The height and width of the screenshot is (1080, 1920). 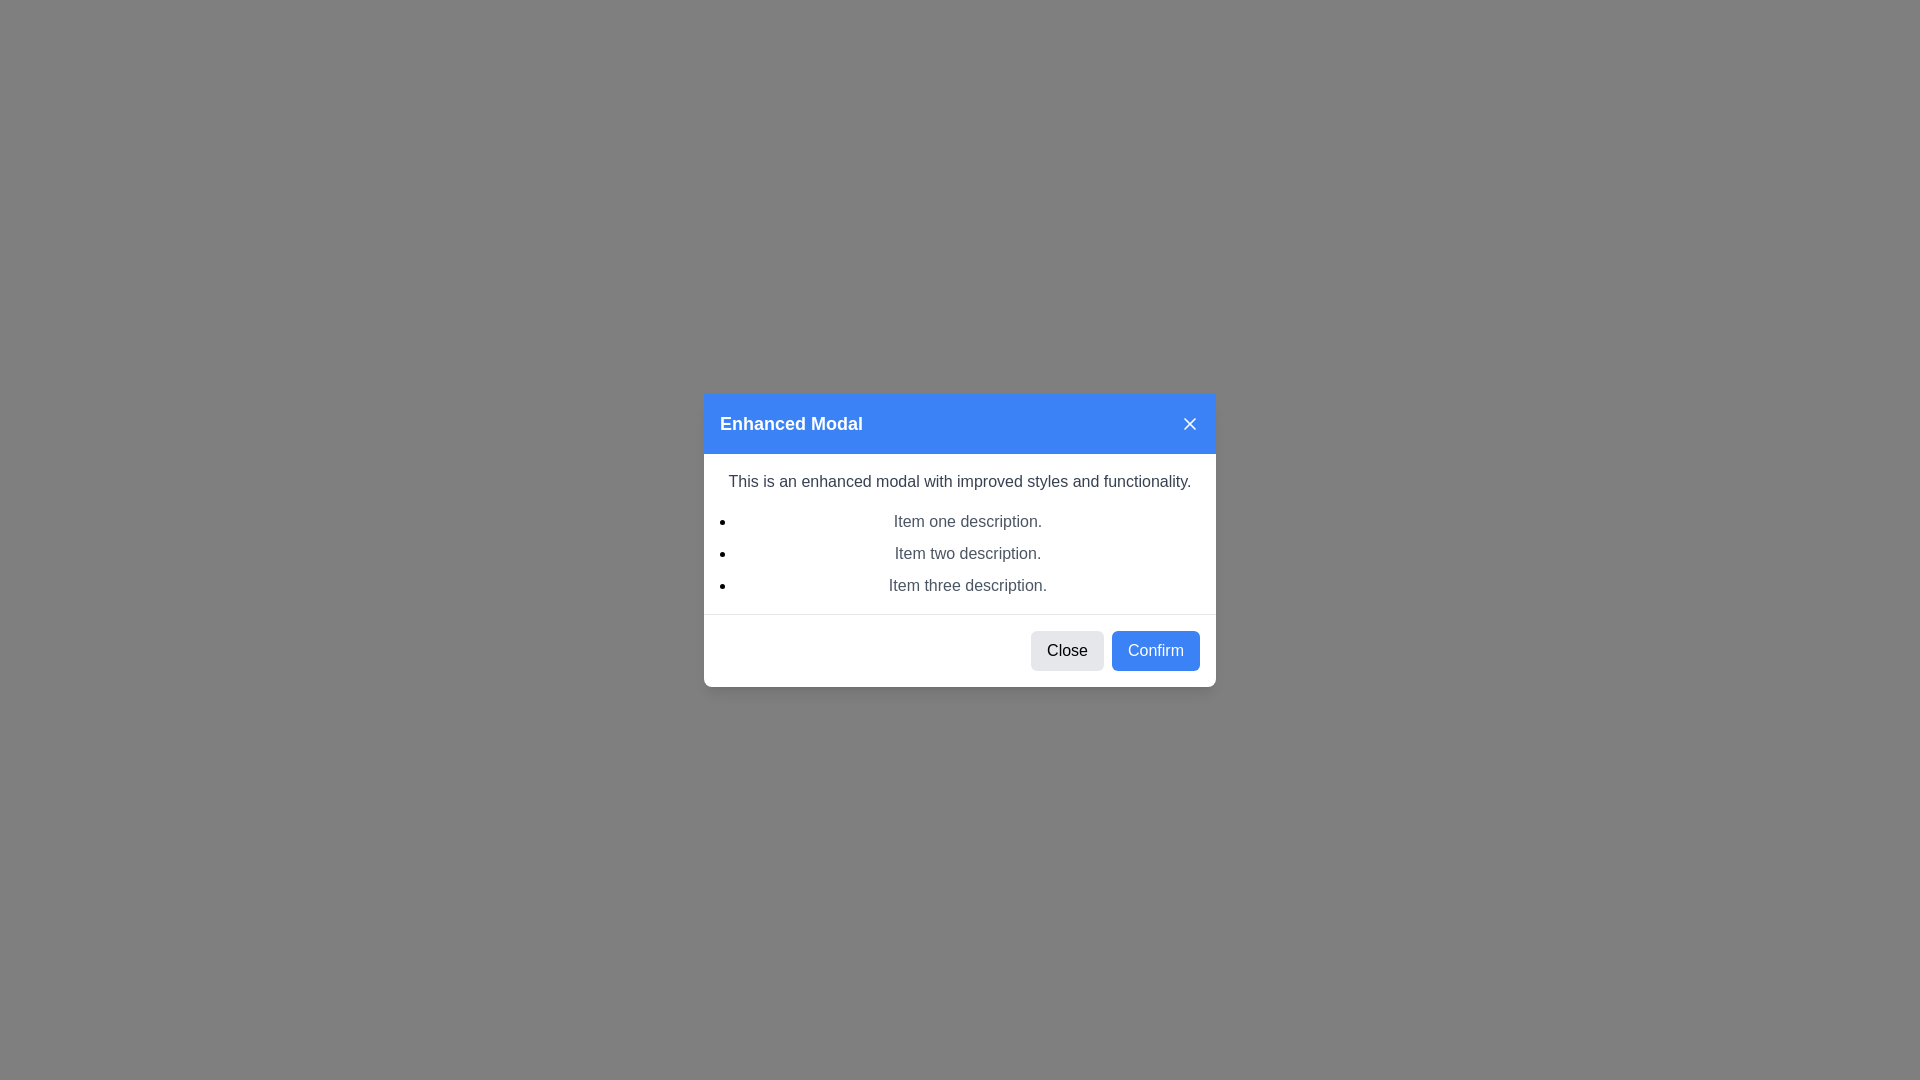 What do you see at coordinates (960, 481) in the screenshot?
I see `the static text element that reads 'This is an enhanced modal with improved styles and functionality.' located below the header of the modal dialog box` at bounding box center [960, 481].